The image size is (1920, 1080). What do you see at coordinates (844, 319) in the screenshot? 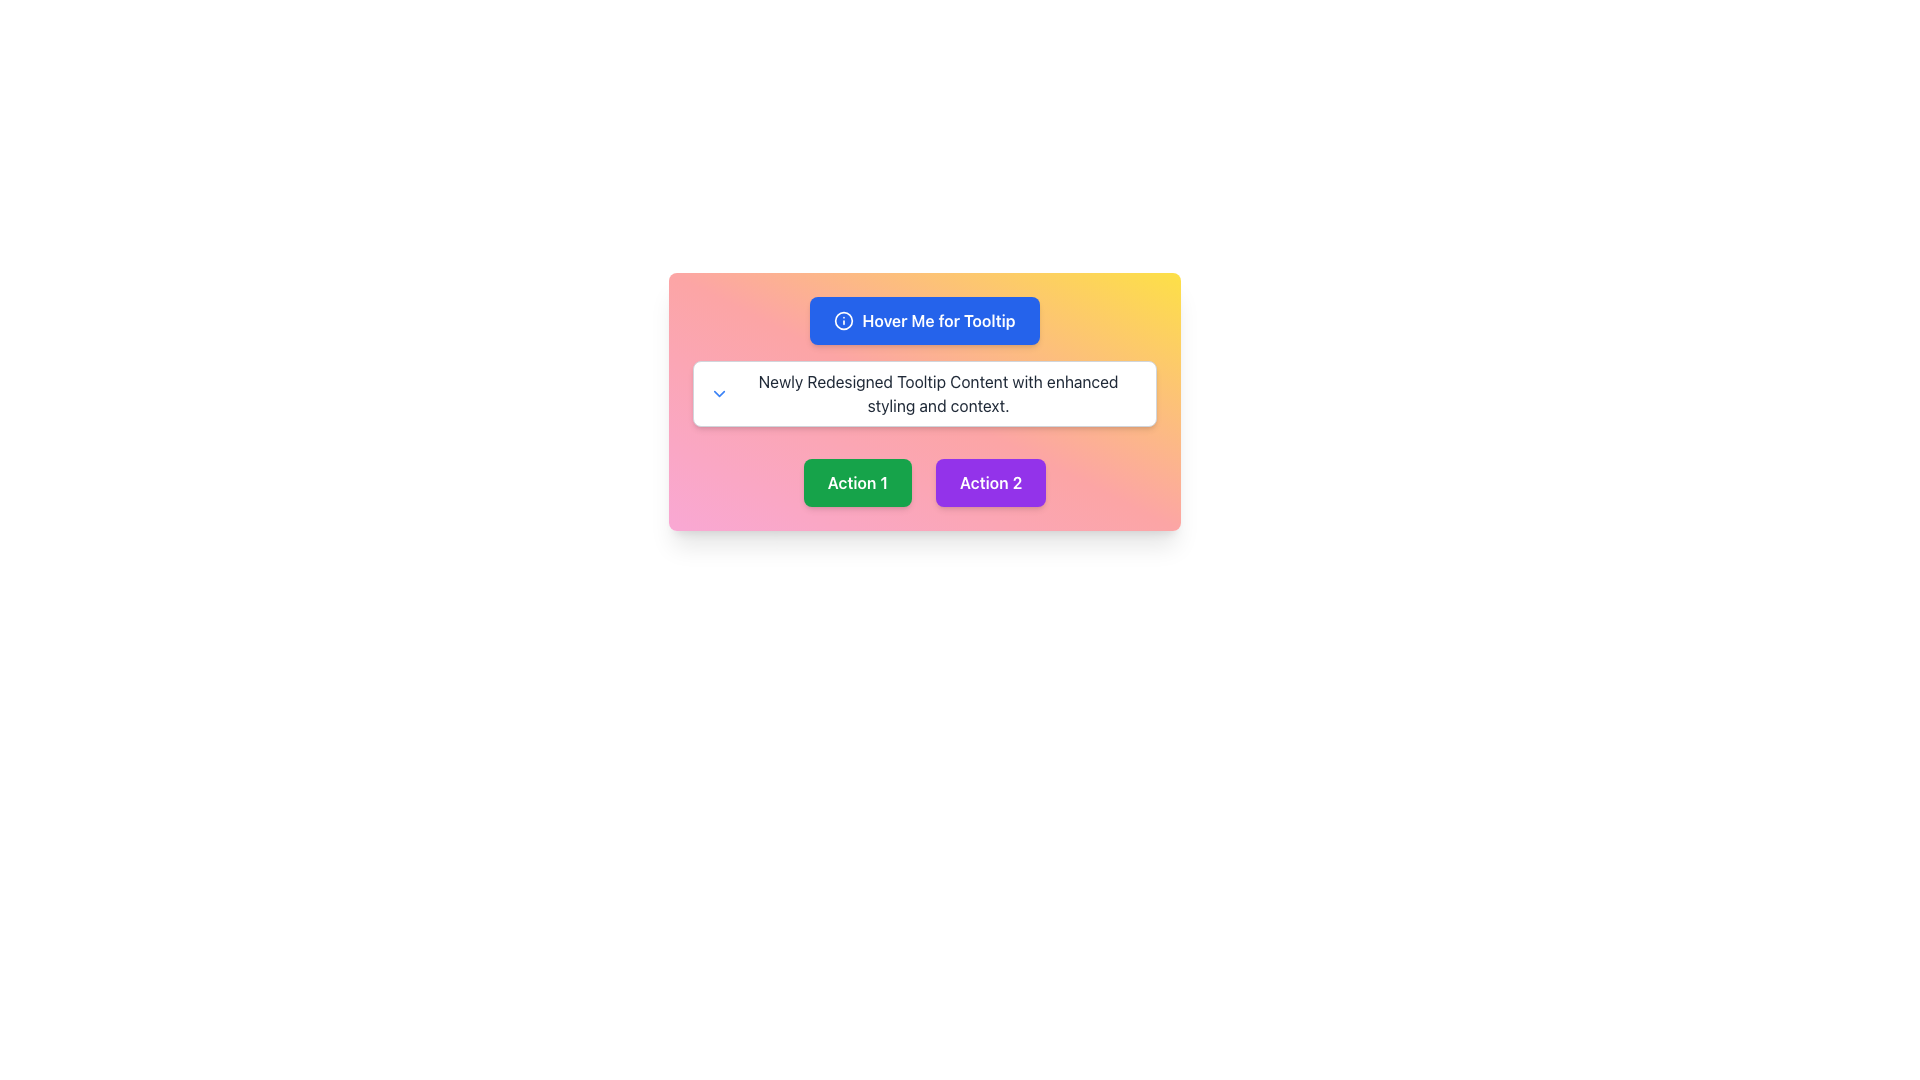
I see `the small circular 'info' icon located on the left side of the blue button labeled 'Hover Me for Tooltip'` at bounding box center [844, 319].